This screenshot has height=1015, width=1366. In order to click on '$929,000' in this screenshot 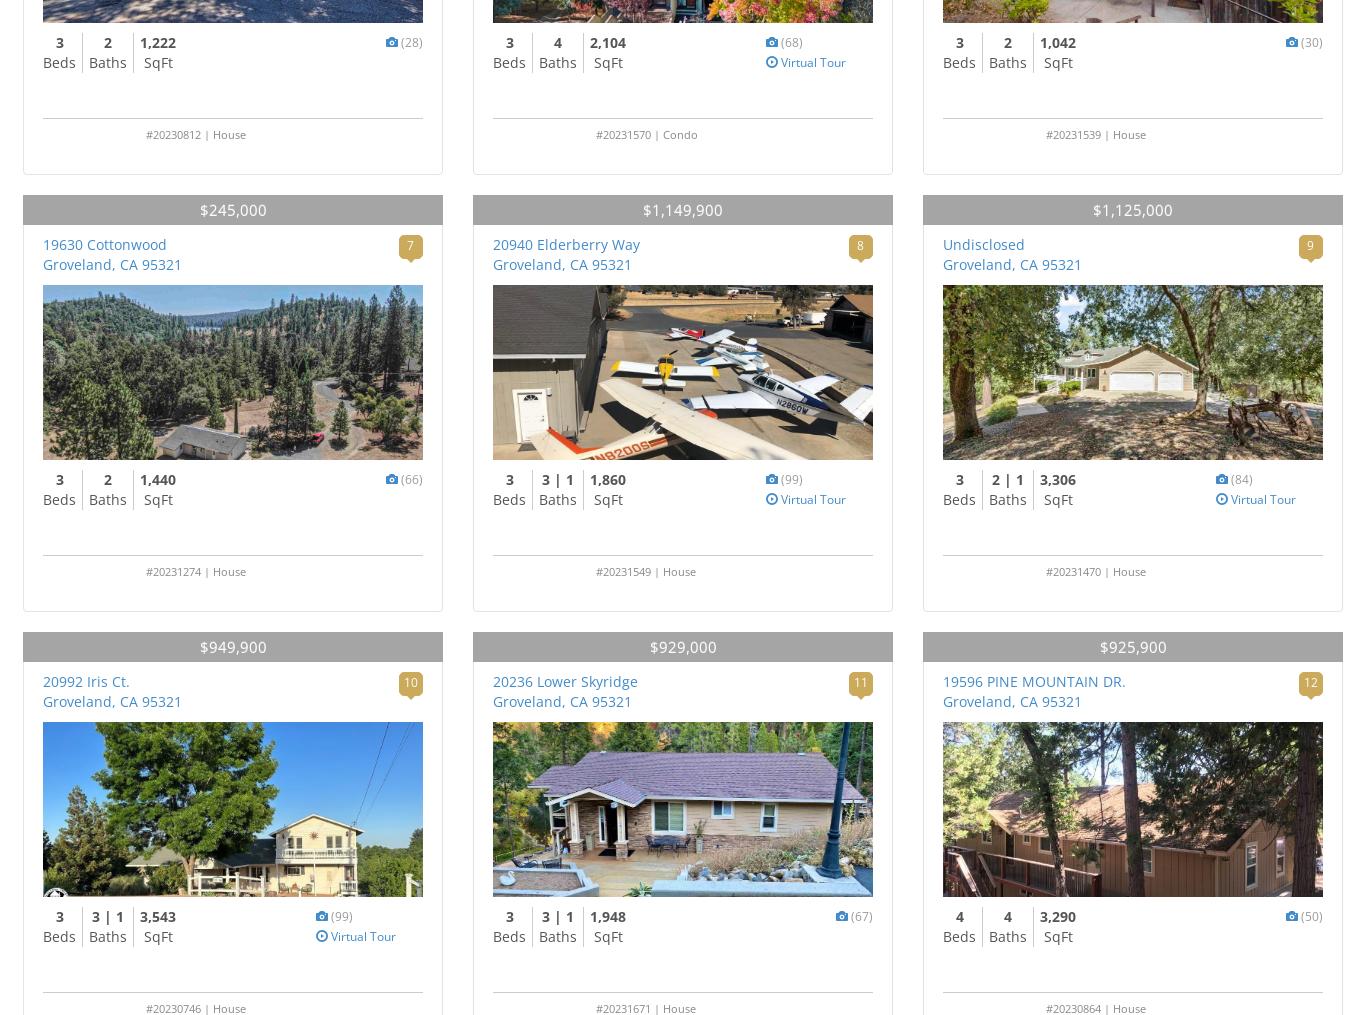, I will do `click(681, 645)`.